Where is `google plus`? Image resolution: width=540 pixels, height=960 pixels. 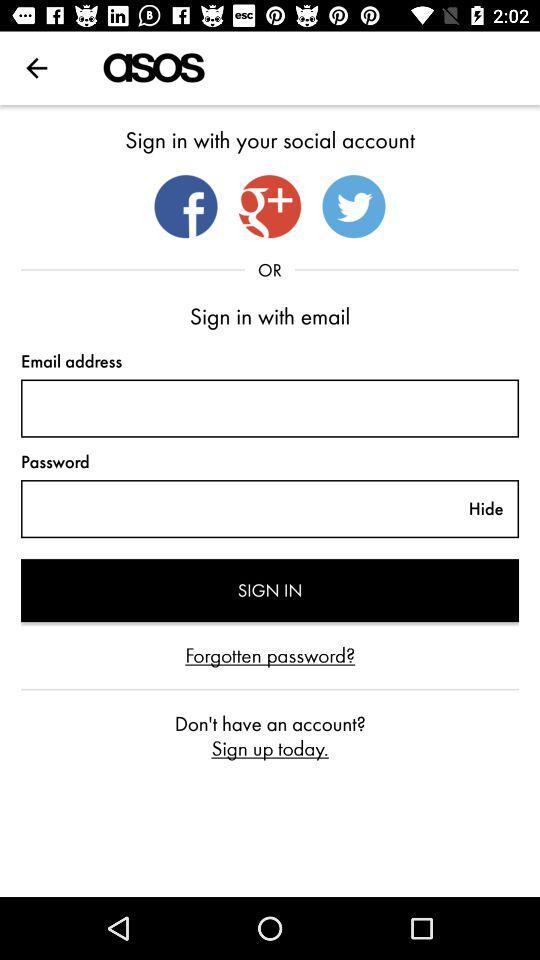
google plus is located at coordinates (270, 206).